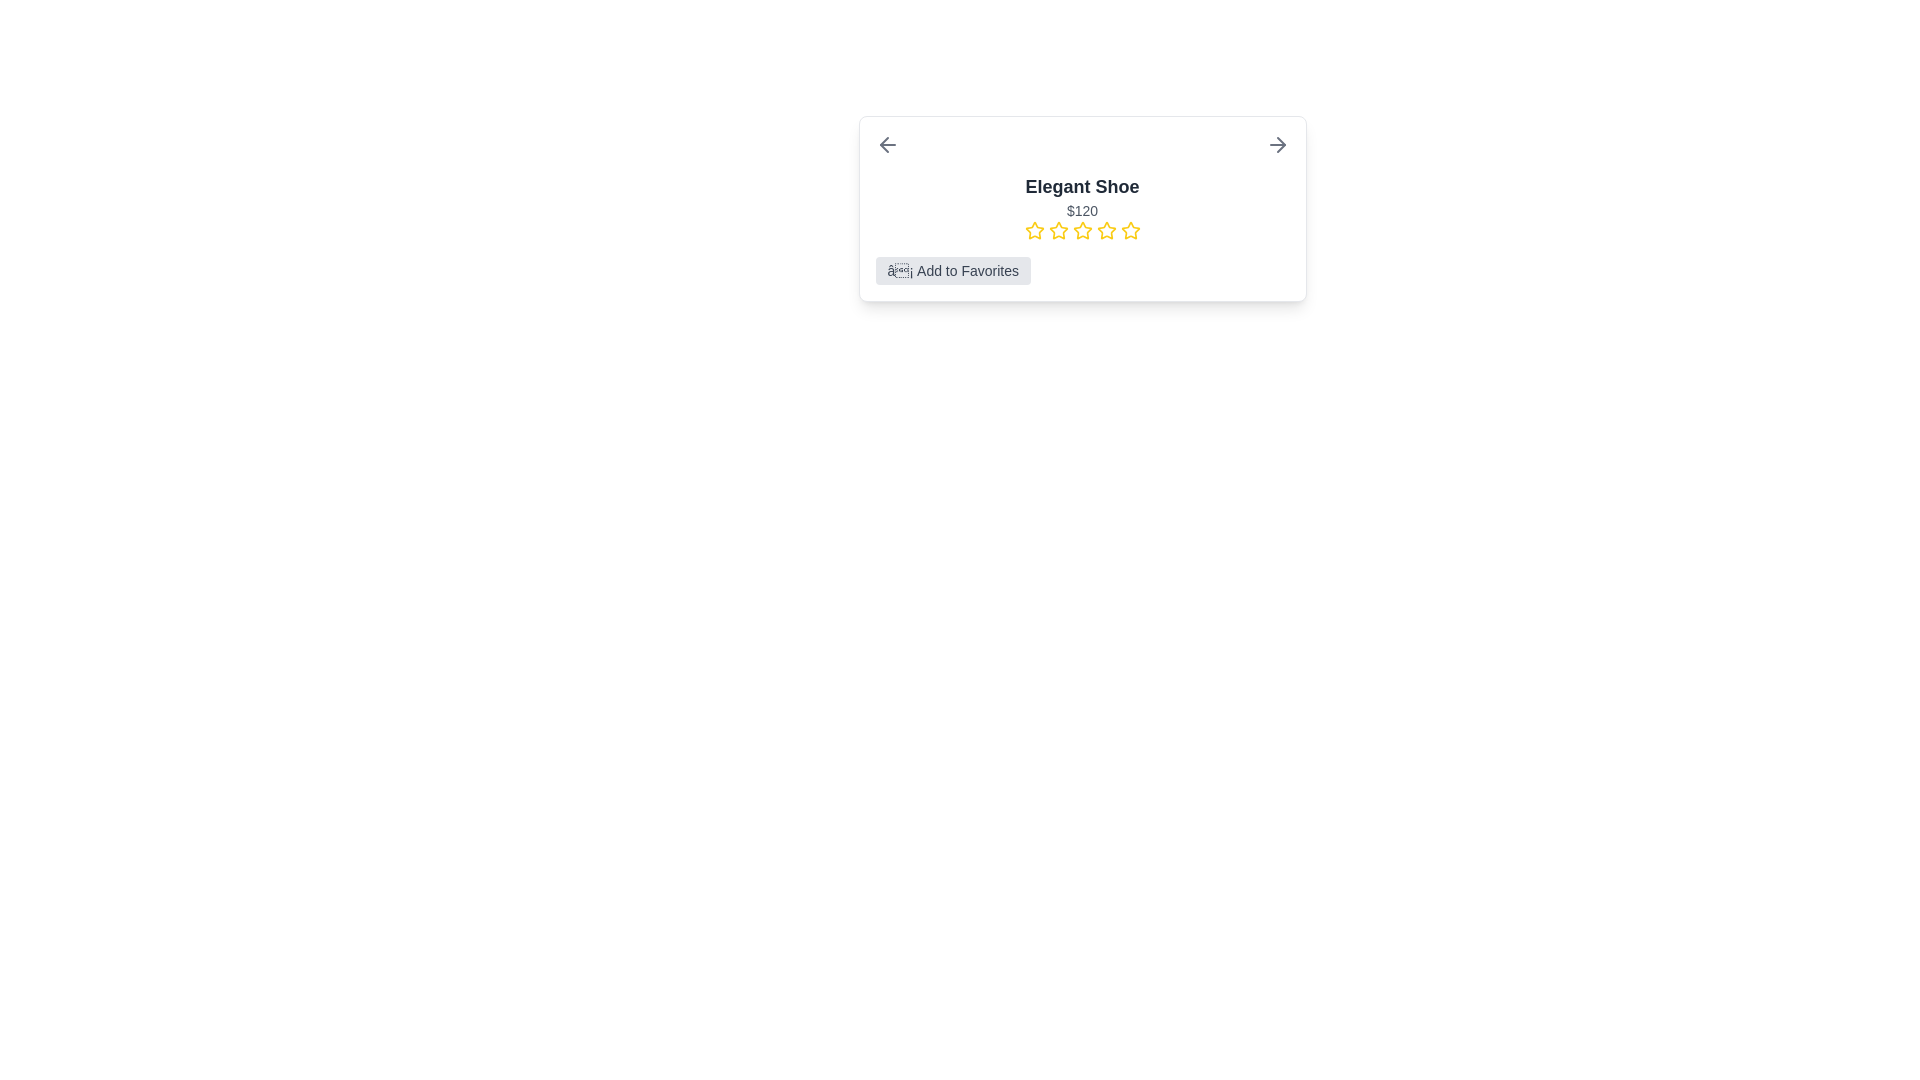 Image resolution: width=1920 pixels, height=1080 pixels. Describe the element at coordinates (1057, 229) in the screenshot. I see `the third star icon with a yellow outline and white fill, part of the rating component, located under the product title 'Elegant Shoe' and the price '$120'` at that location.